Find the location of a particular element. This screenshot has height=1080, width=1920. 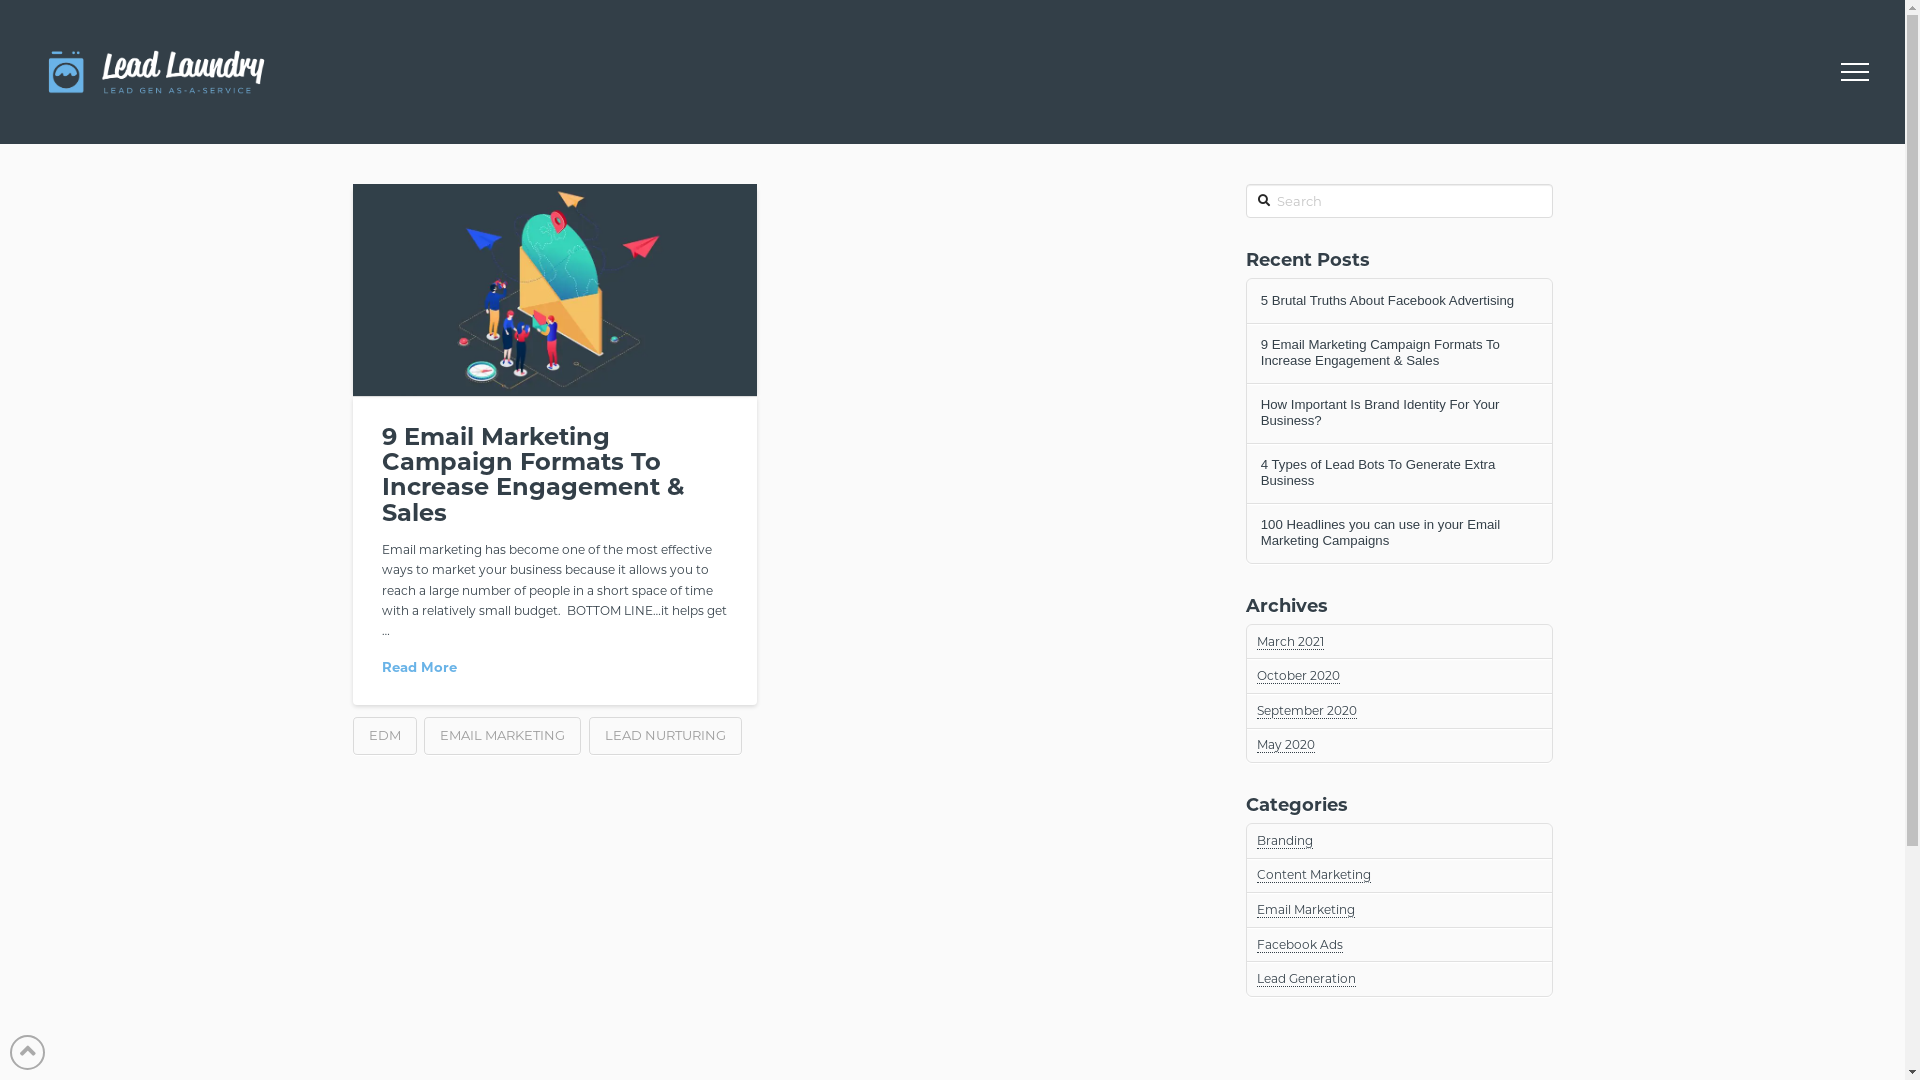

'EMAIL MARKETING' is located at coordinates (422, 736).